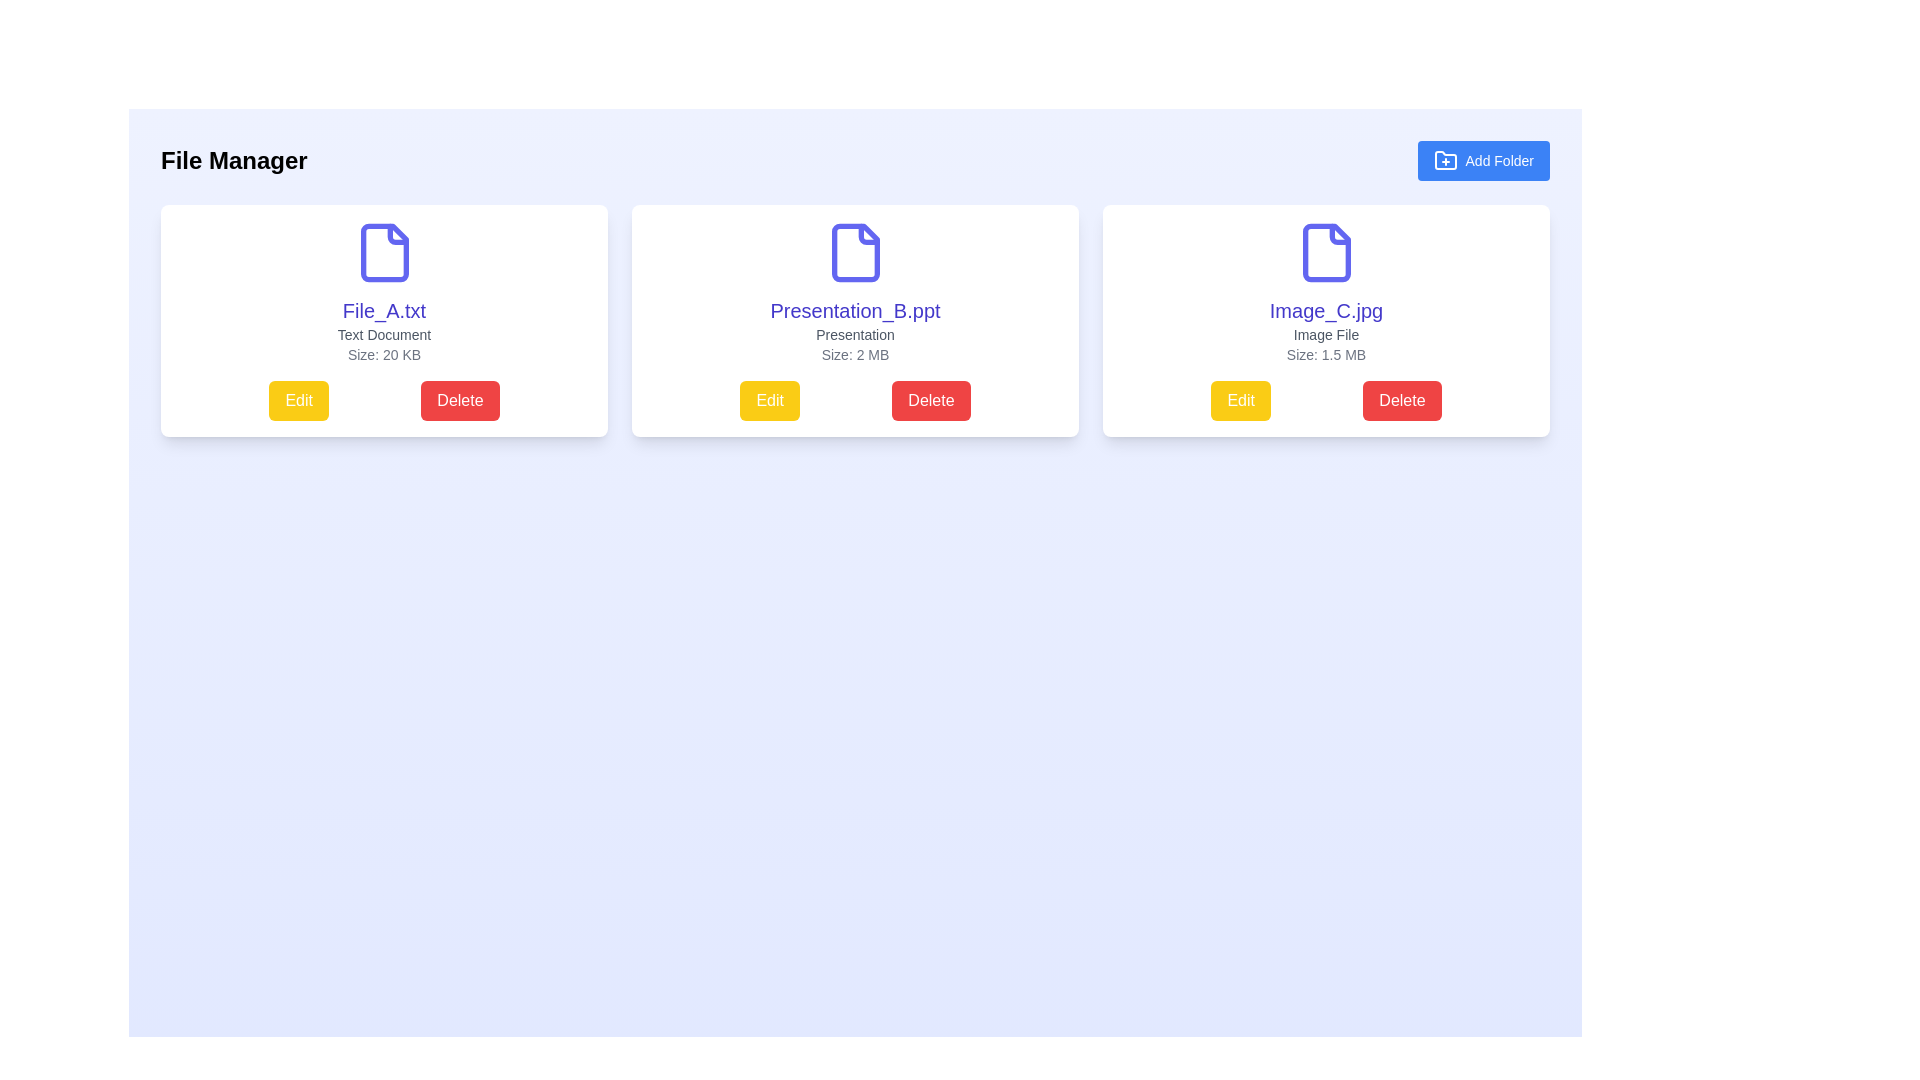 This screenshot has width=1920, height=1080. Describe the element at coordinates (1326, 311) in the screenshot. I see `the text label displaying 'Image_C.jpg' which is styled with a larger indigo font and located in the third card of a horizontally aligned list` at that location.